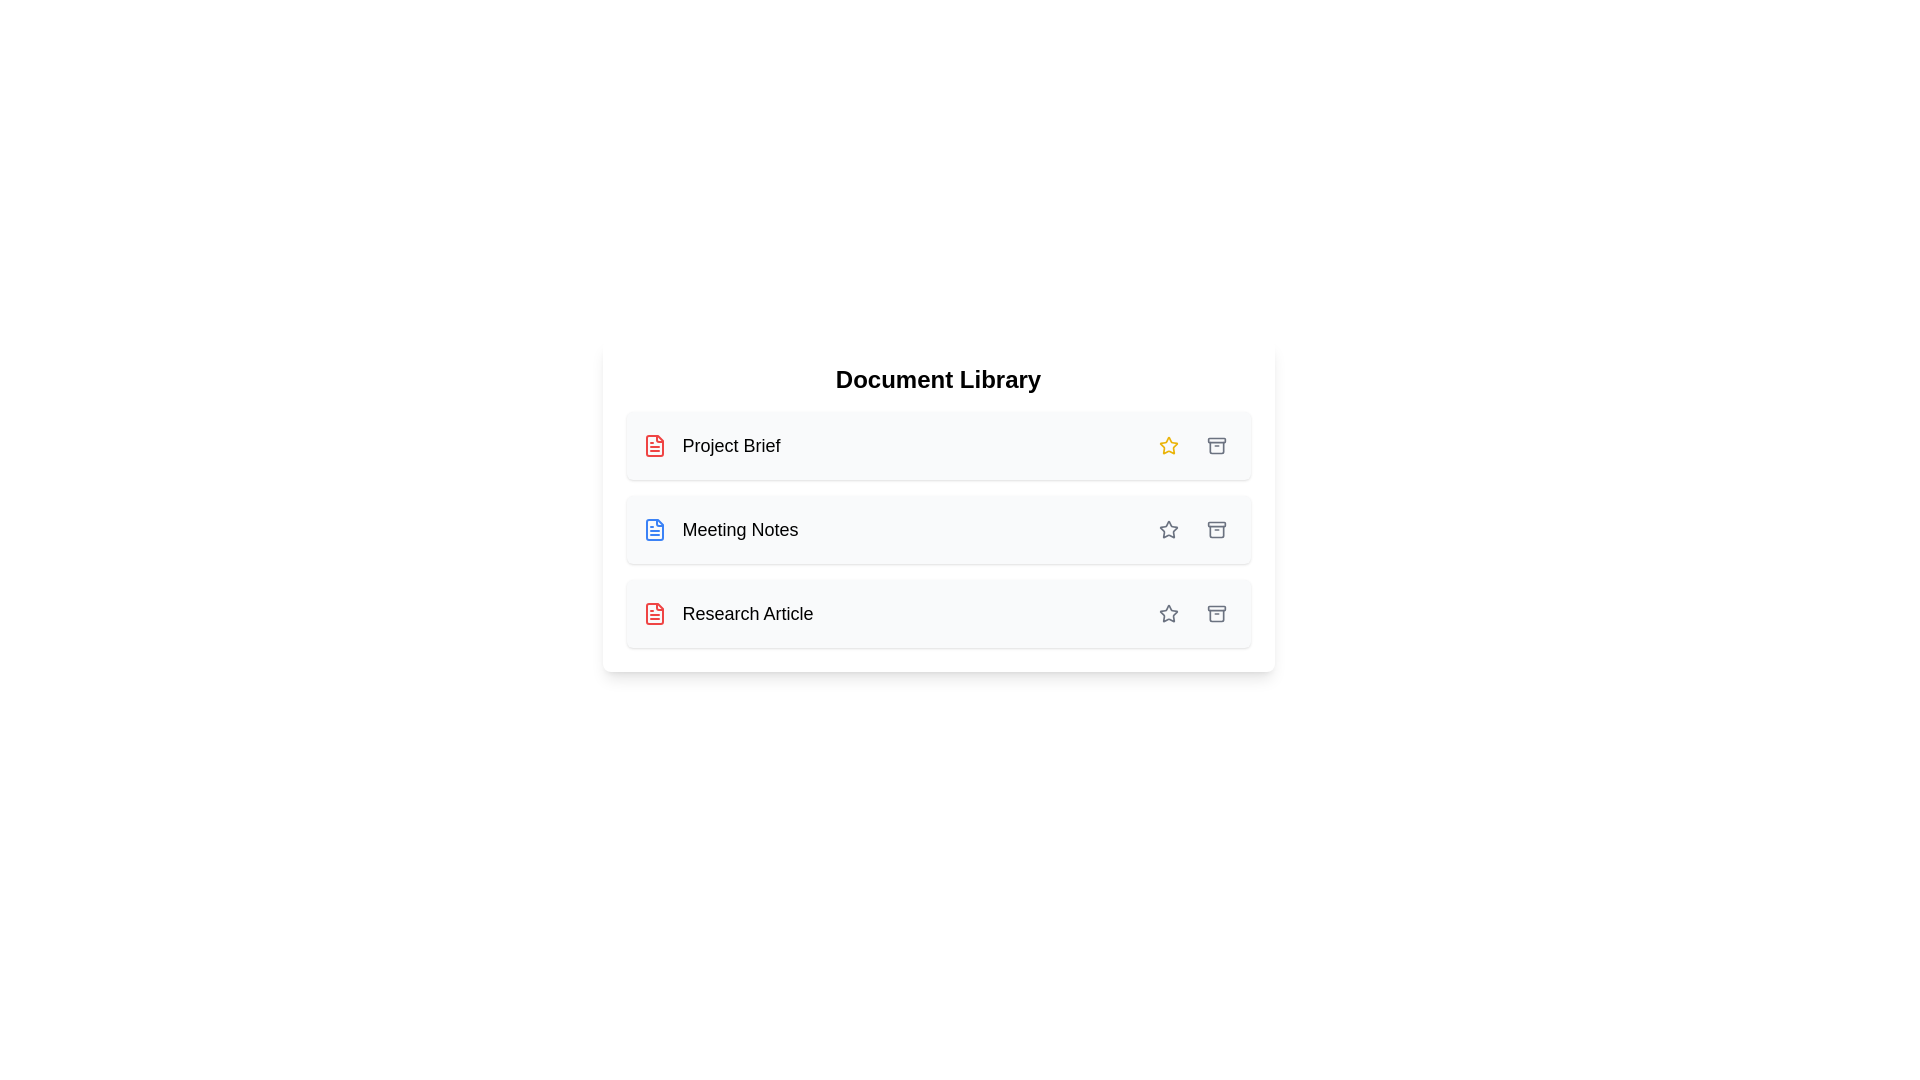 The height and width of the screenshot is (1080, 1920). Describe the element at coordinates (654, 445) in the screenshot. I see `the document's icon to simulate interaction` at that location.